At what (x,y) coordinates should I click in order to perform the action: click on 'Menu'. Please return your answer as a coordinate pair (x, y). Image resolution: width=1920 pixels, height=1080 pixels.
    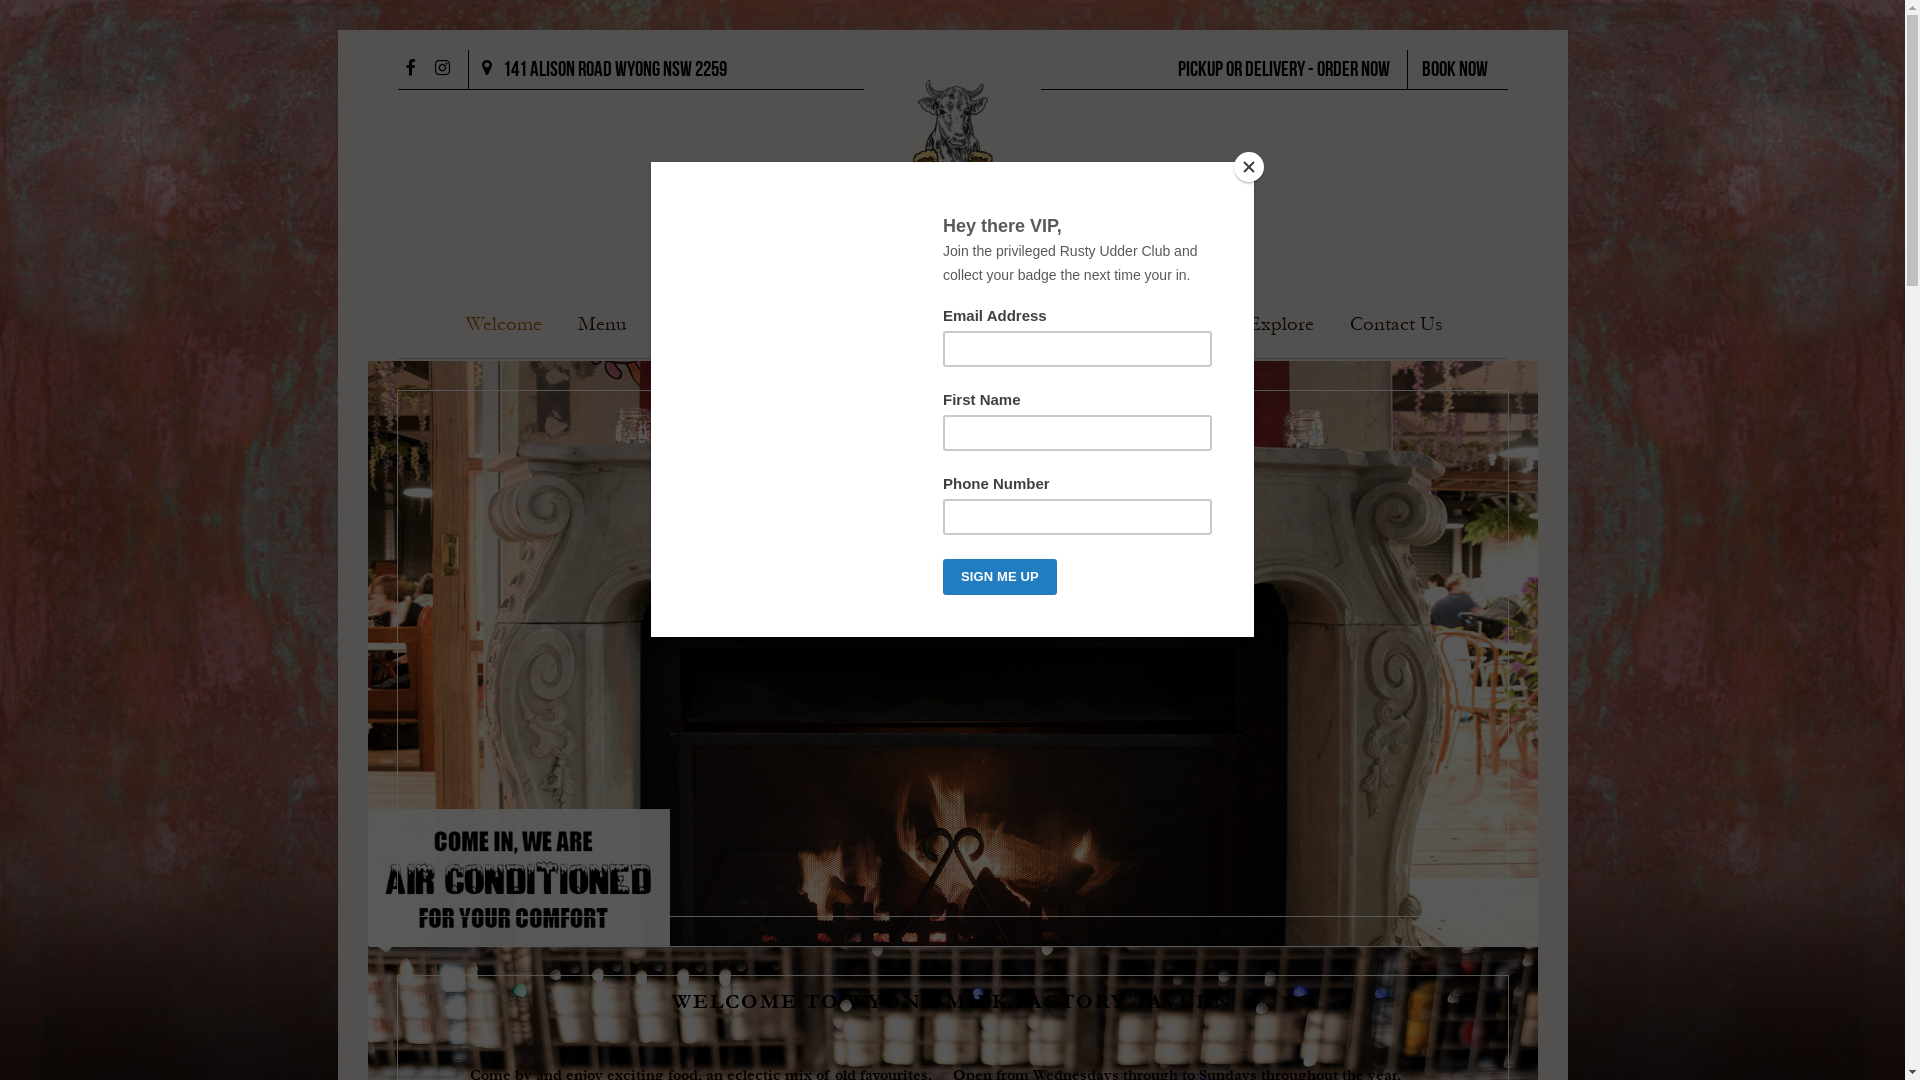
    Looking at the image, I should click on (576, 325).